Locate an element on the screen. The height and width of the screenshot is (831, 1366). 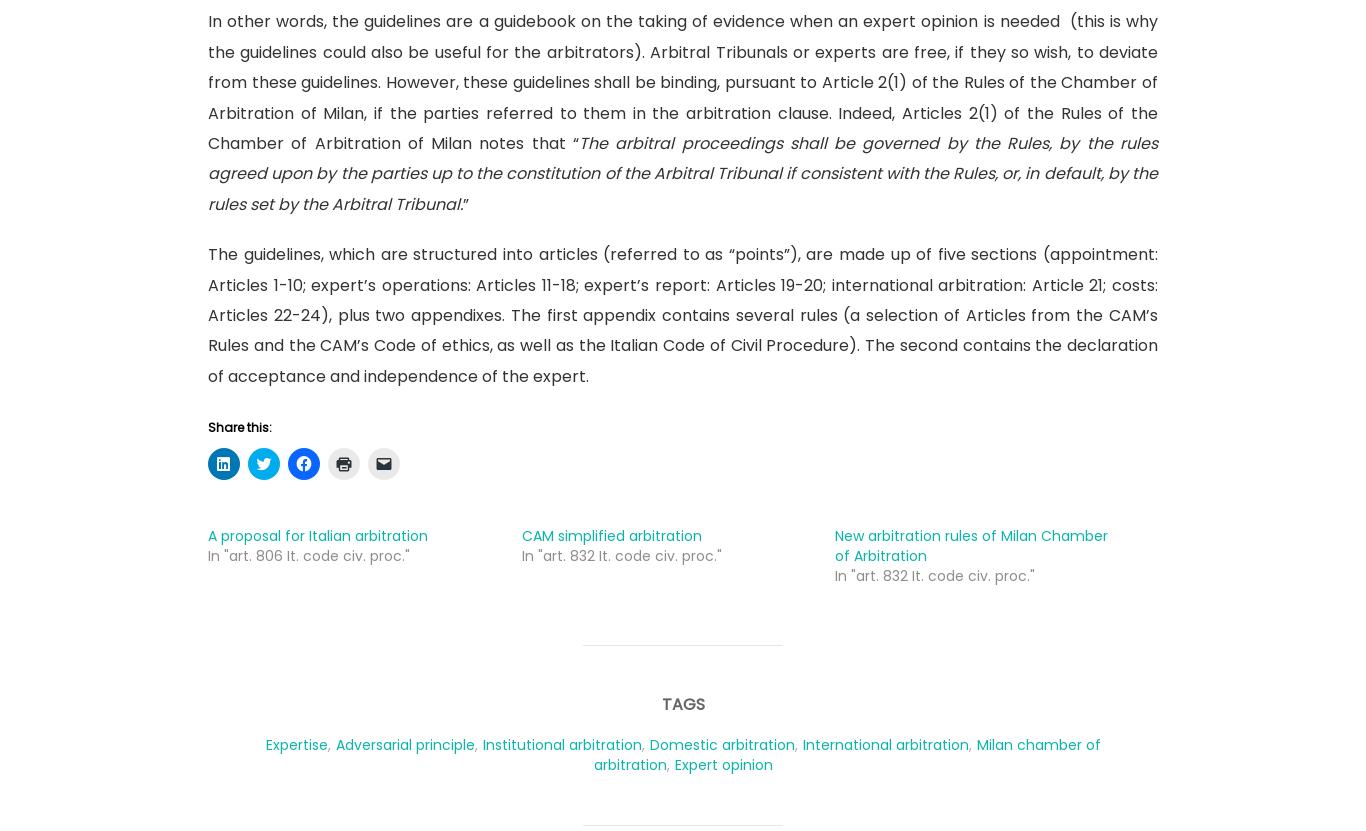
'Institutional arbitration' is located at coordinates (561, 743).